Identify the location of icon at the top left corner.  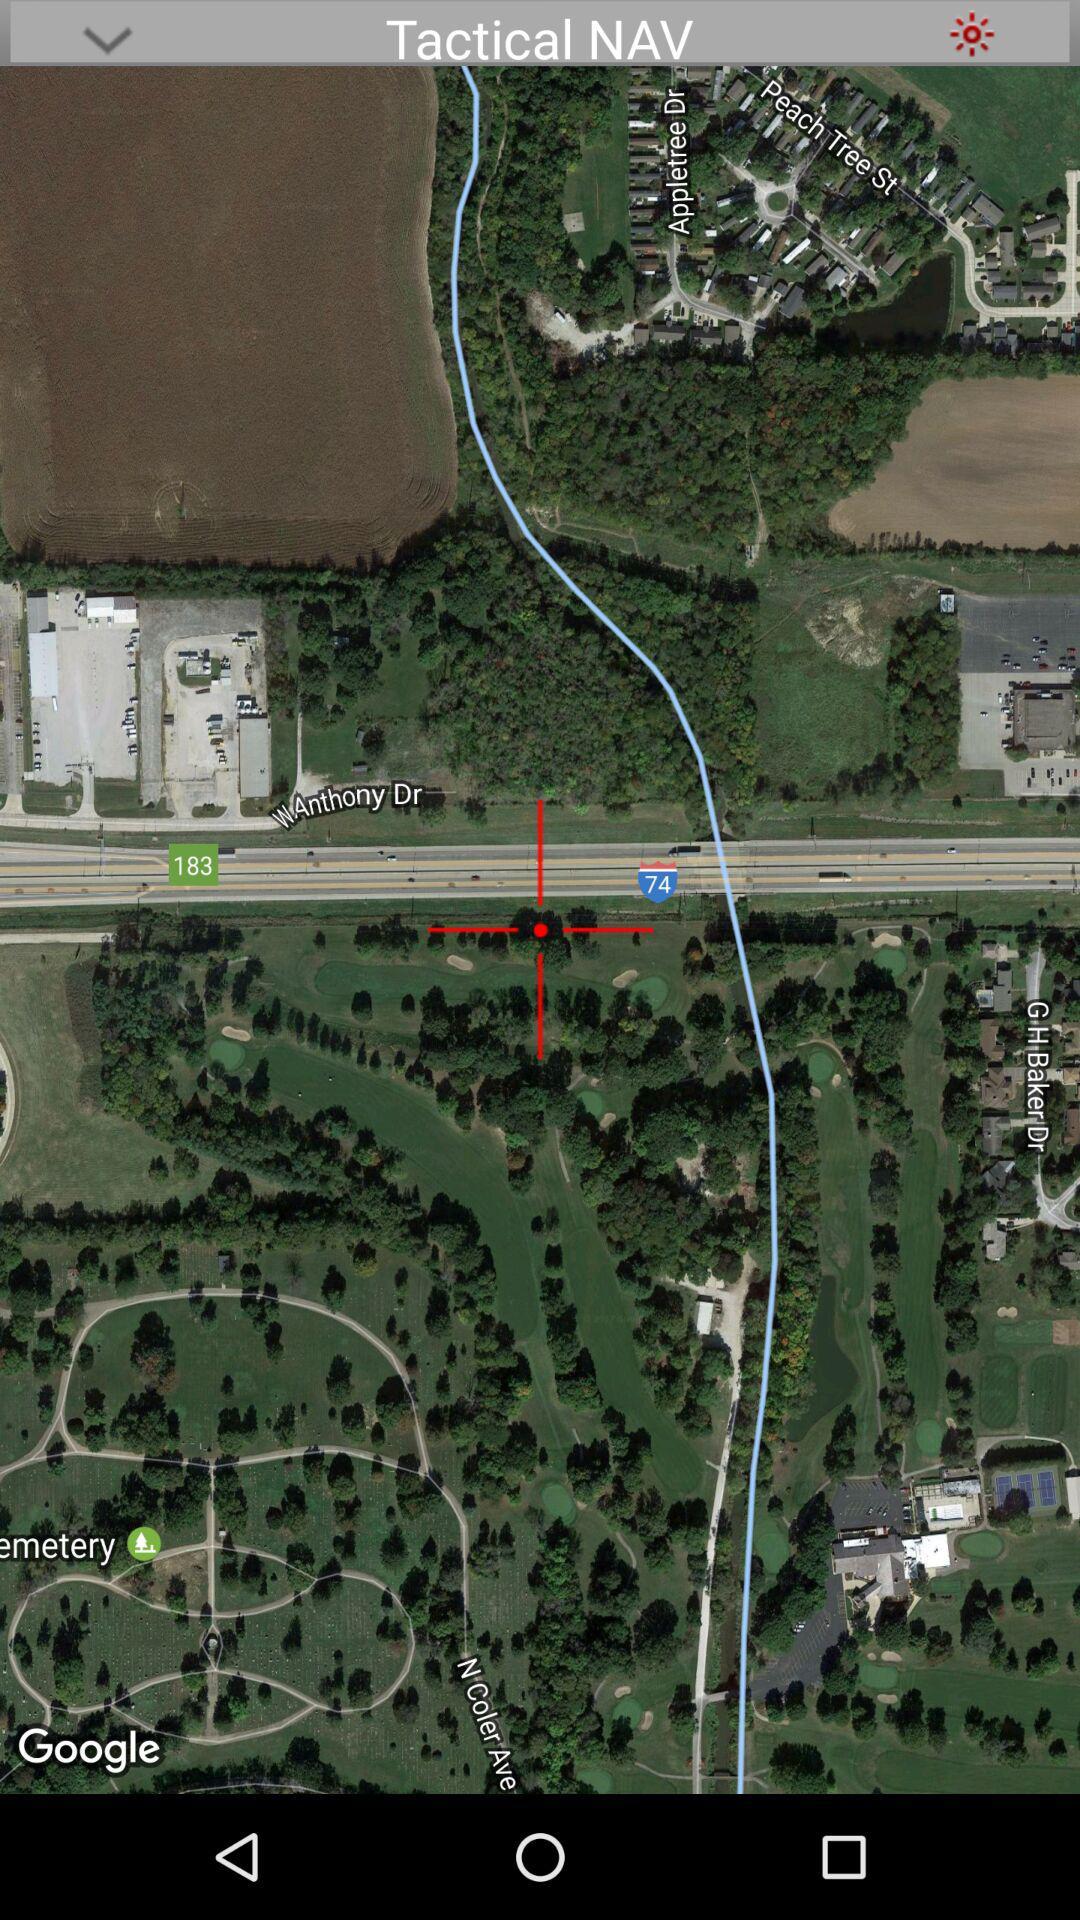
(107, 33).